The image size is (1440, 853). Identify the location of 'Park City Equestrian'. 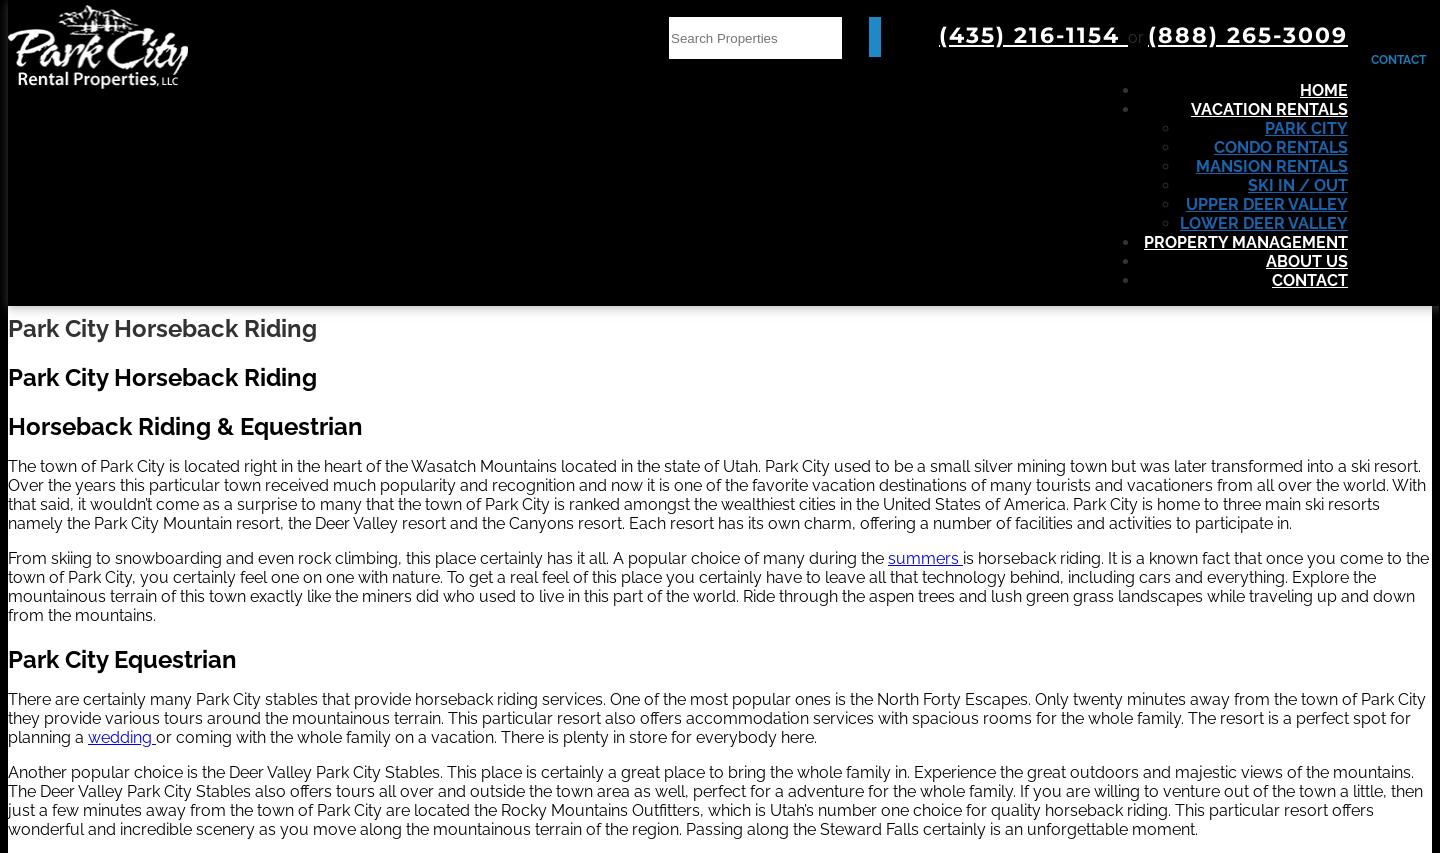
(121, 657).